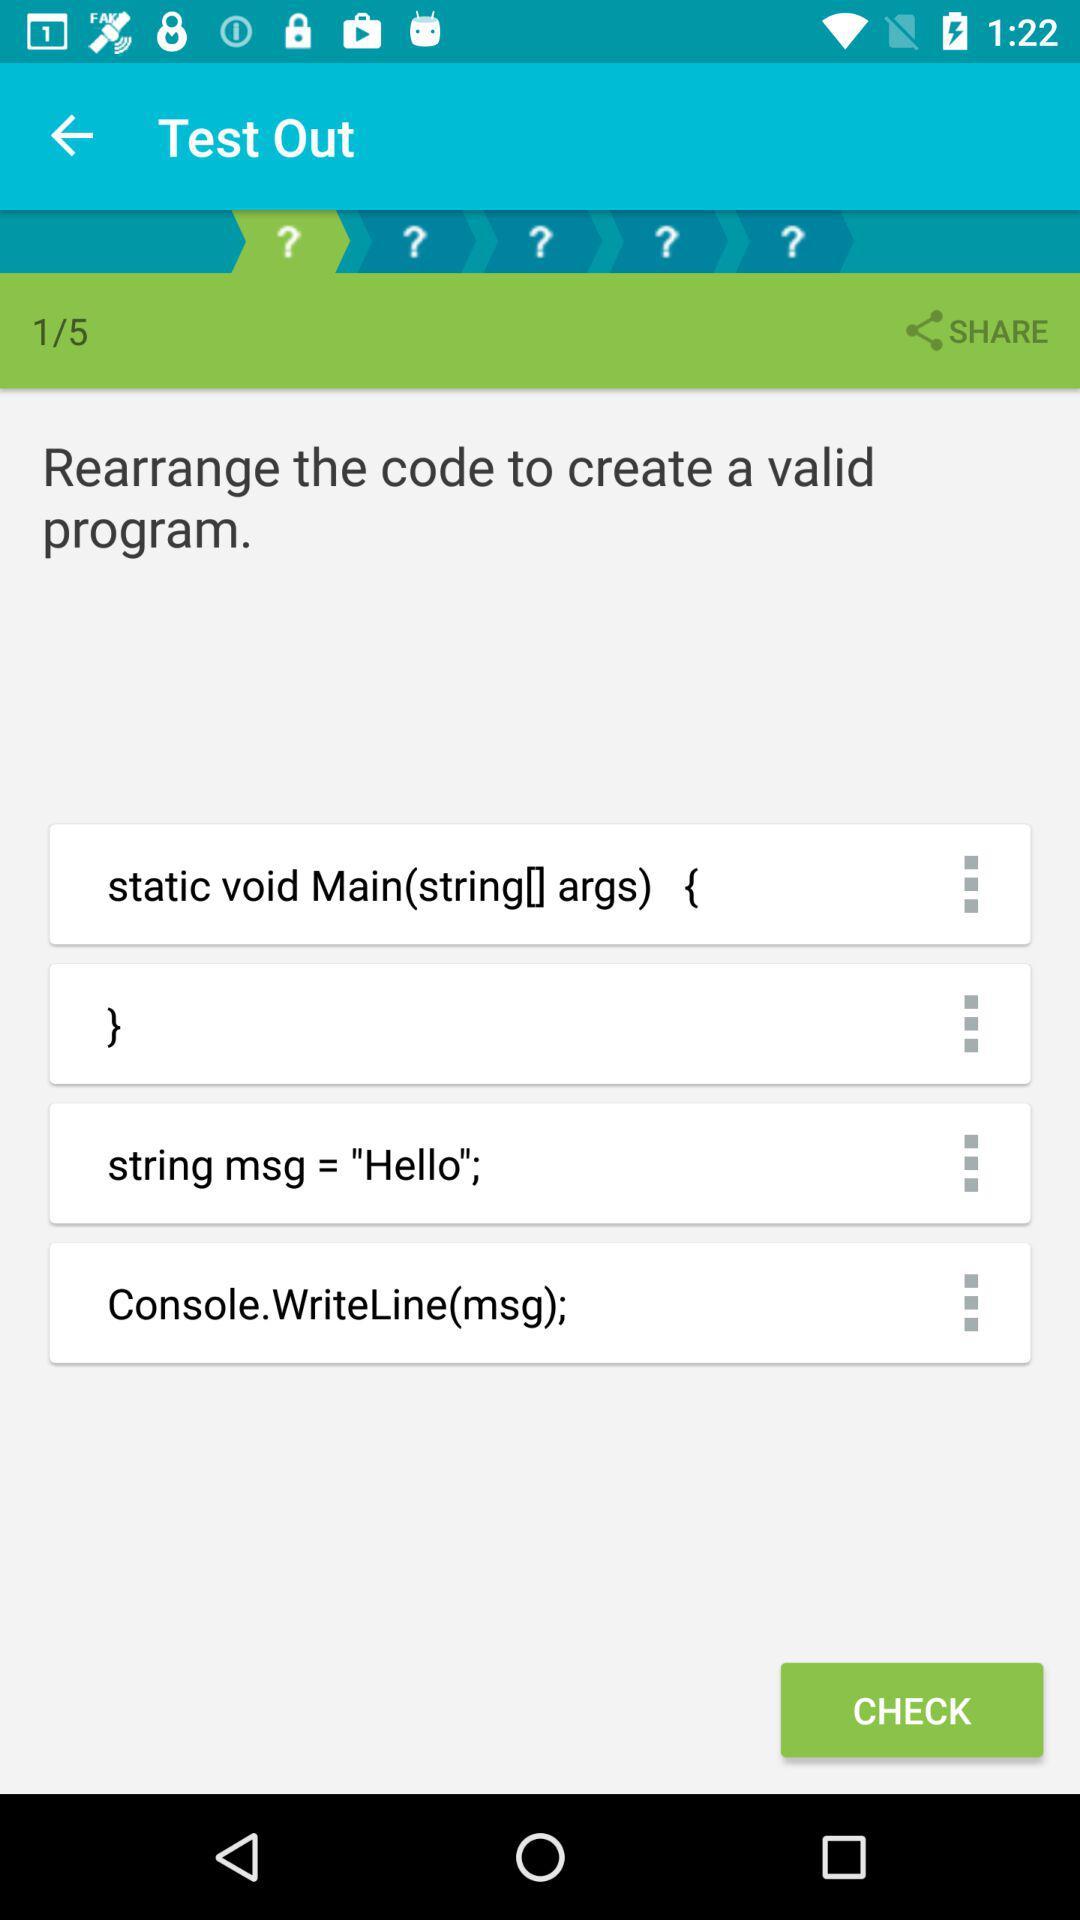 This screenshot has height=1920, width=1080. Describe the element at coordinates (911, 1708) in the screenshot. I see `check item` at that location.